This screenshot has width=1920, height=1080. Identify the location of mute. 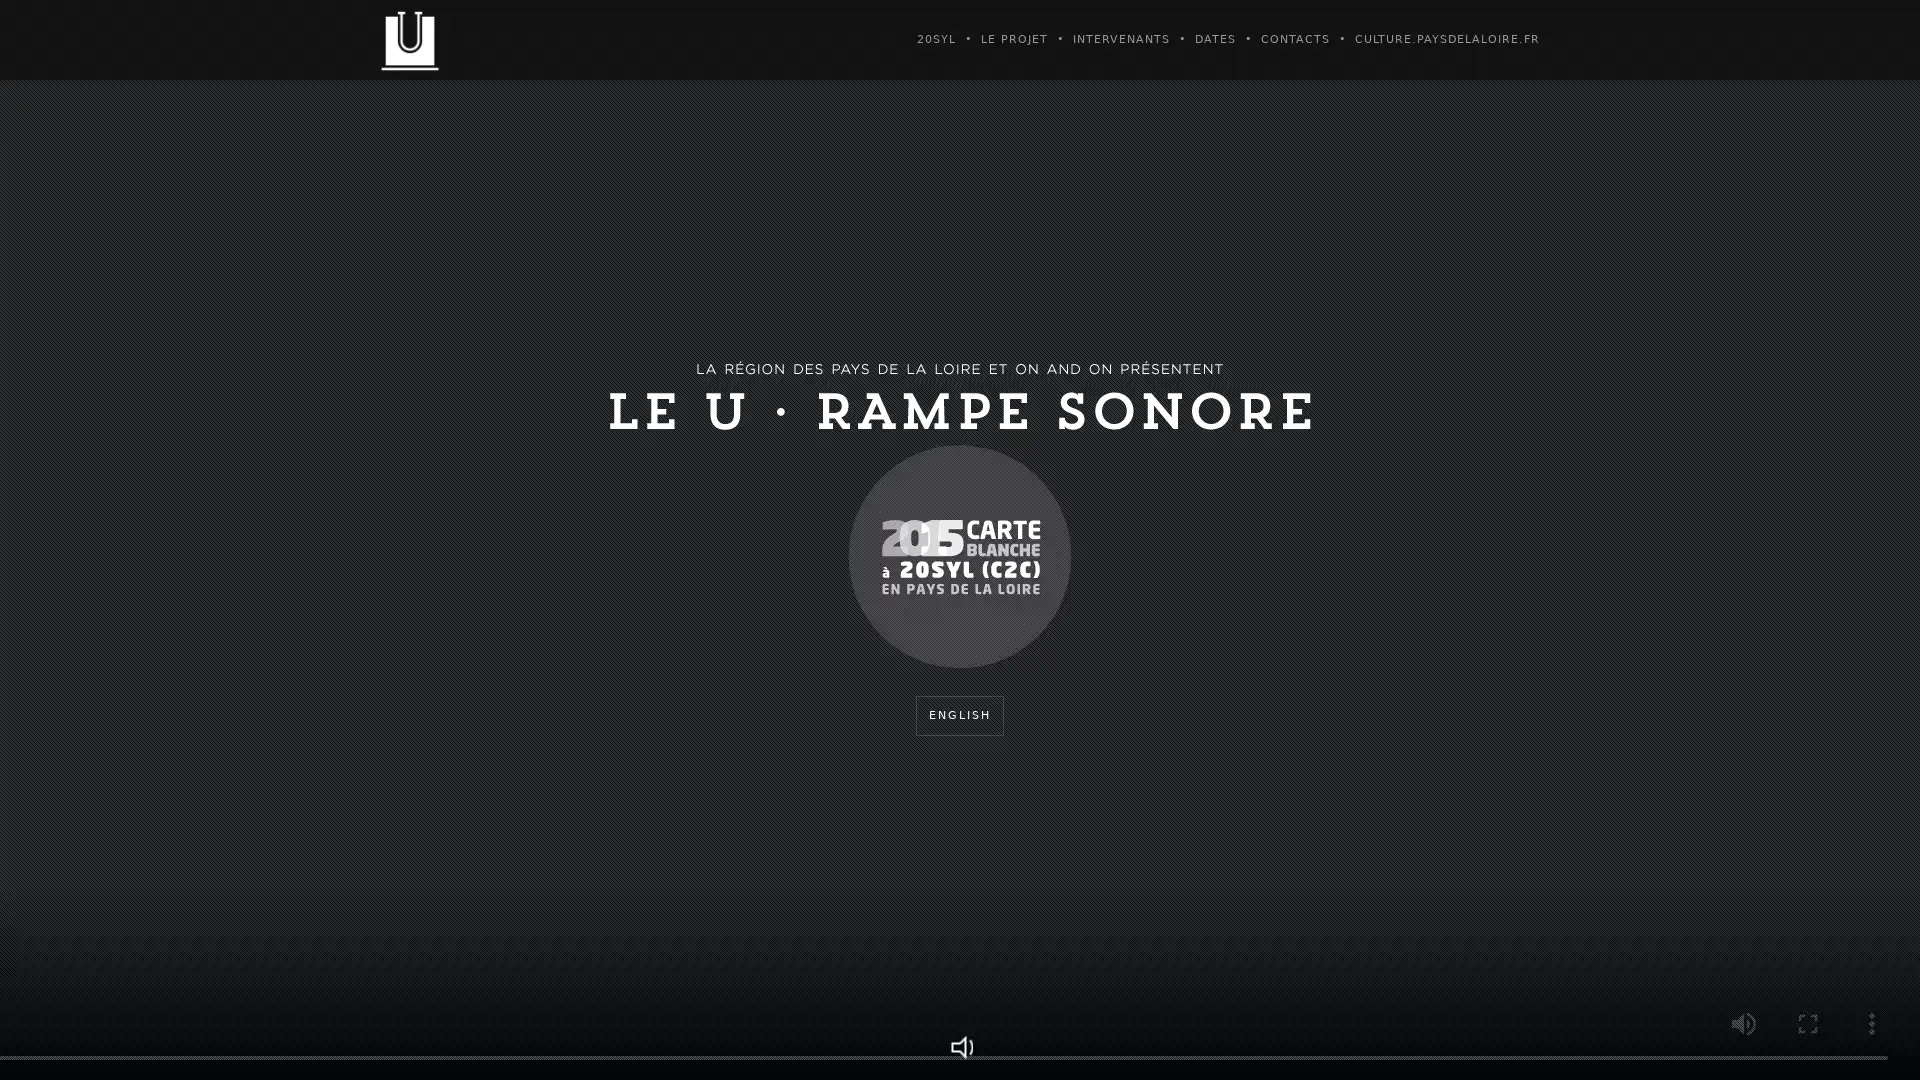
(1742, 1023).